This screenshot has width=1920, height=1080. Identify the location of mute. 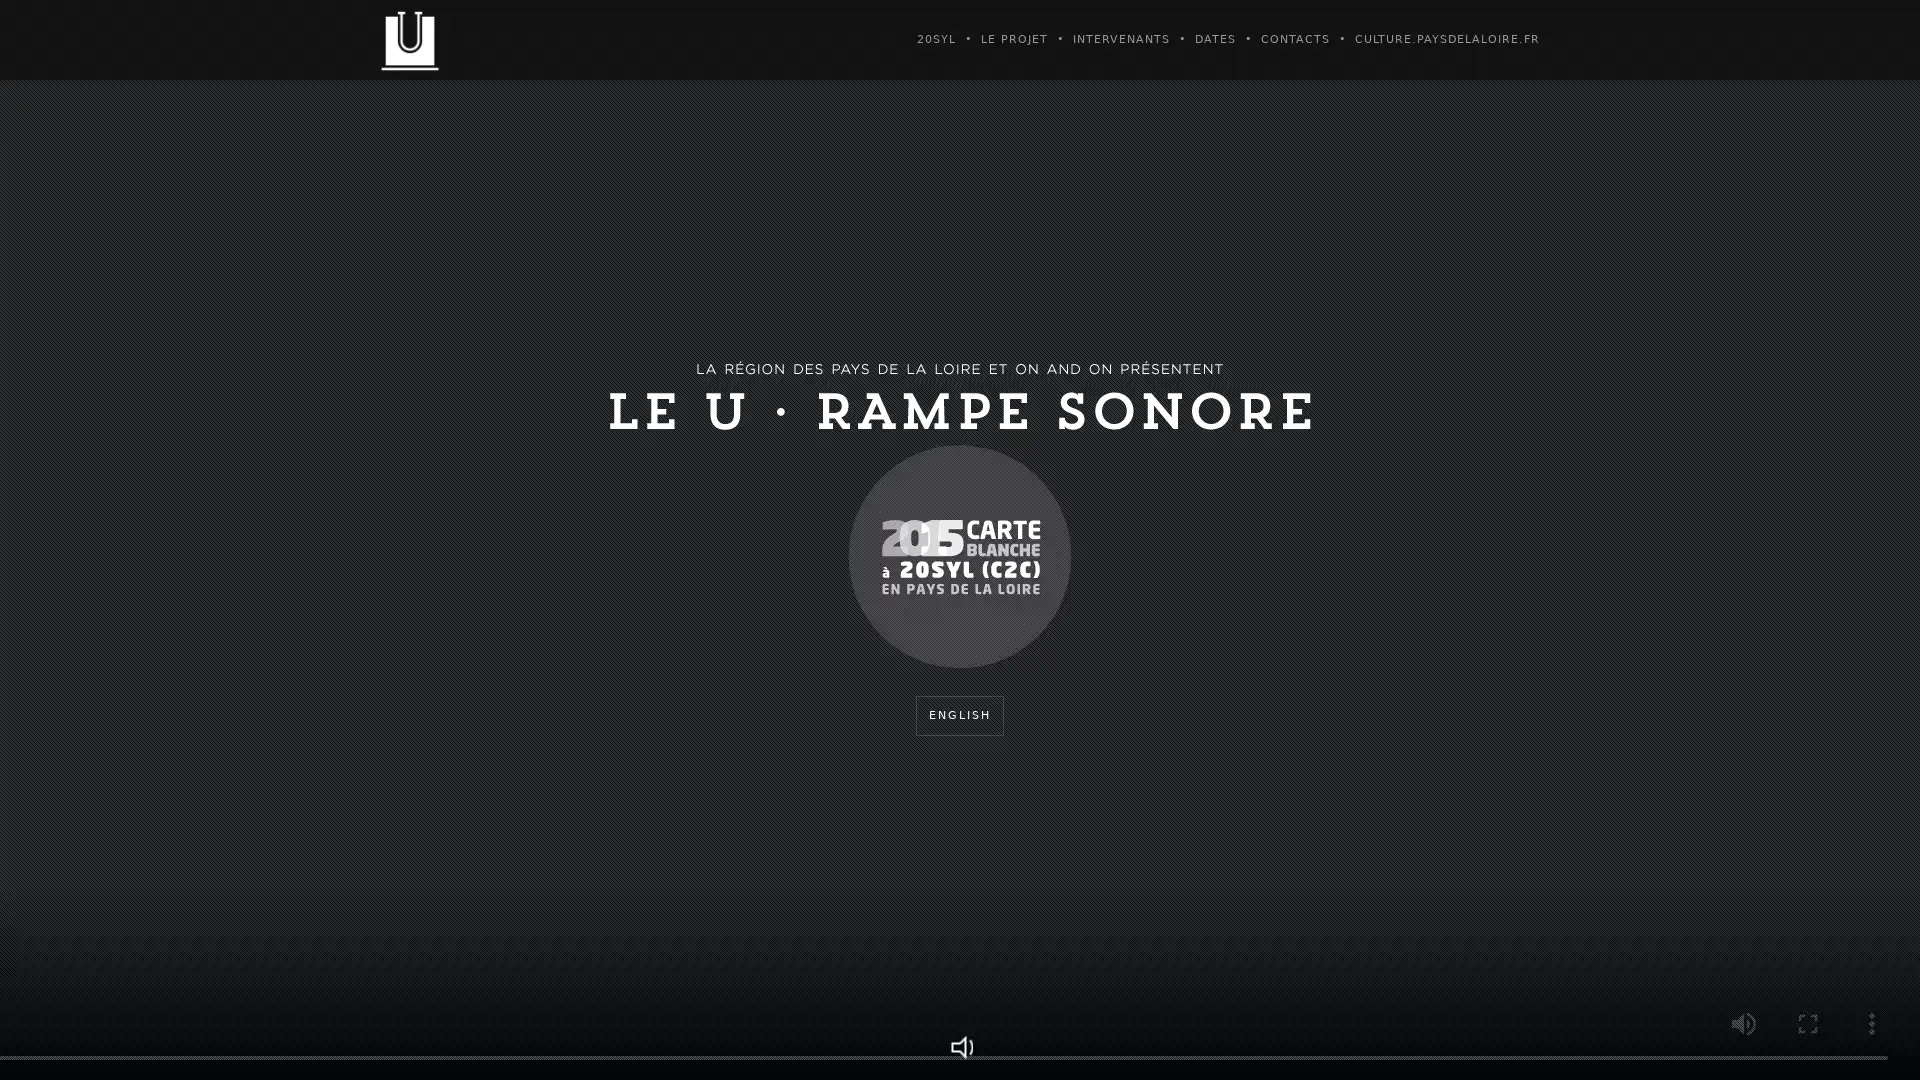
(1742, 1023).